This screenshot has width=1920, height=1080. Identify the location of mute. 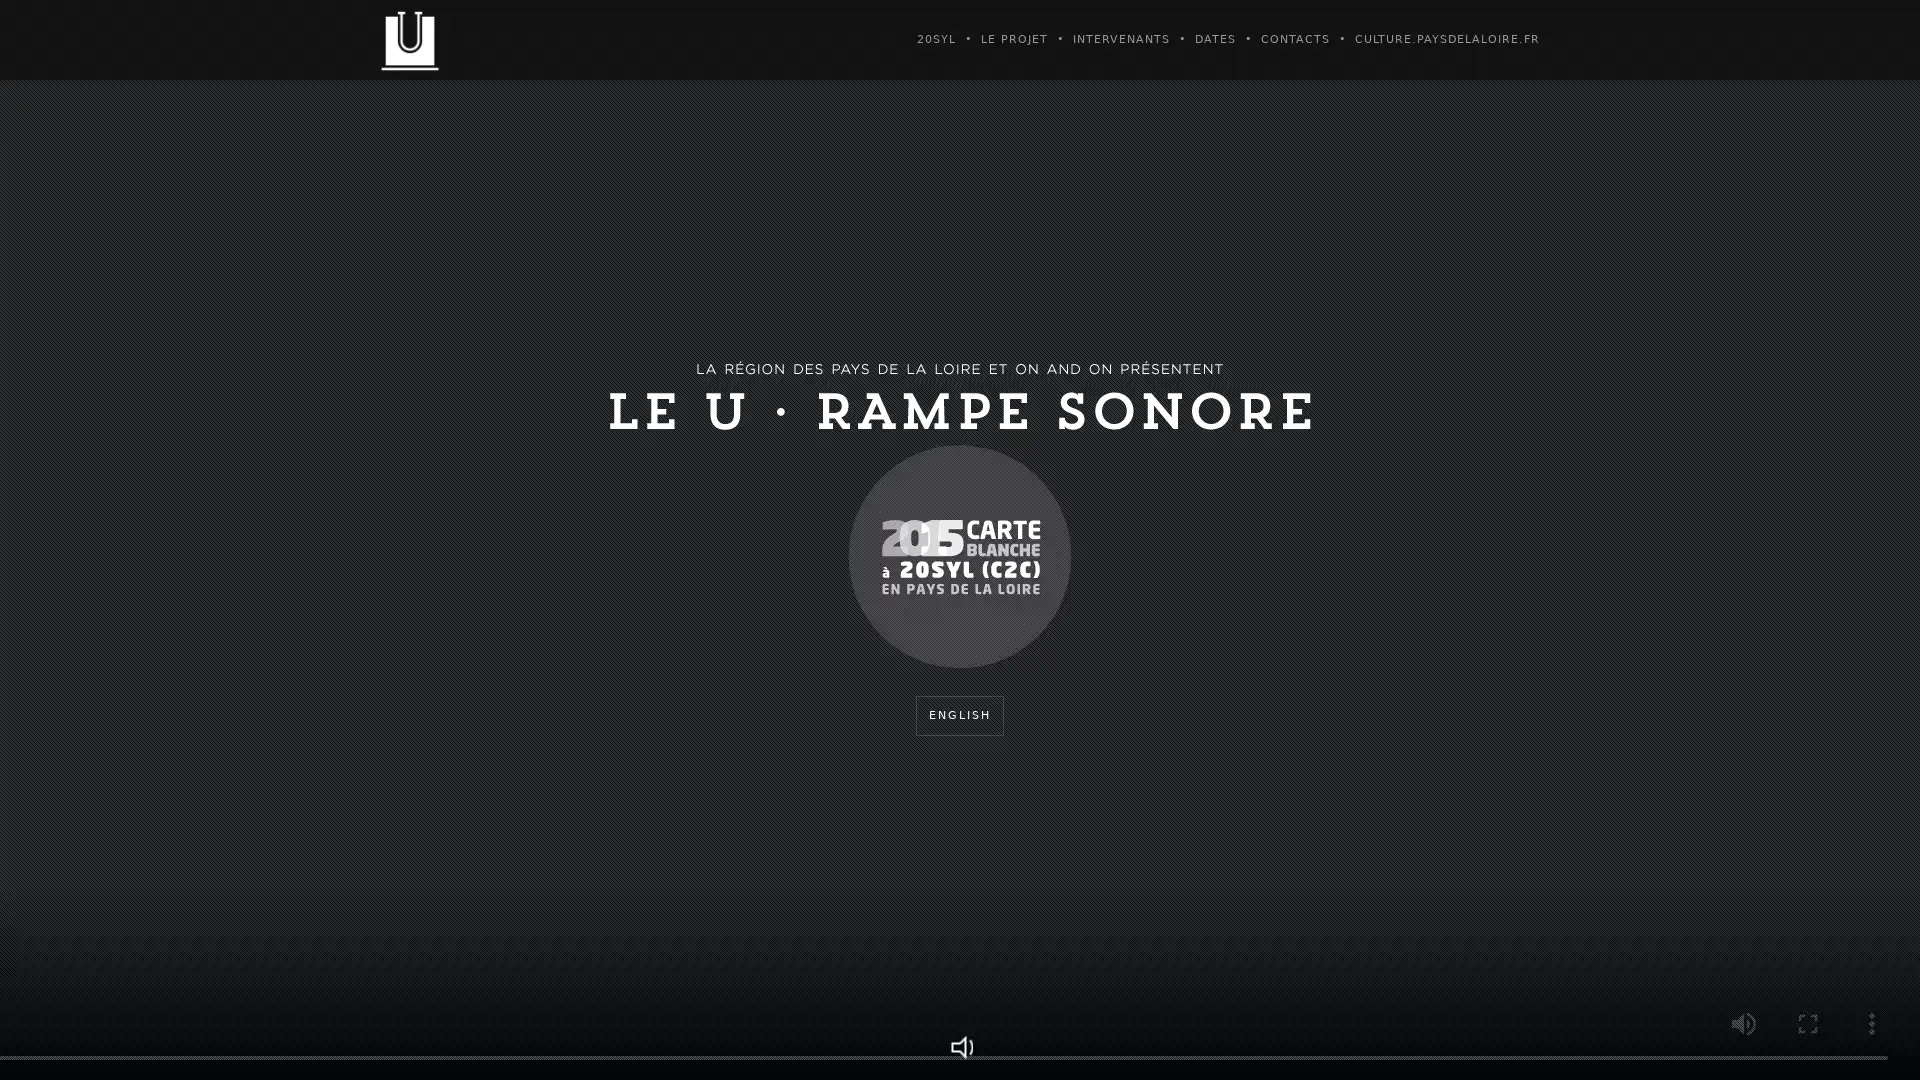
(1742, 1023).